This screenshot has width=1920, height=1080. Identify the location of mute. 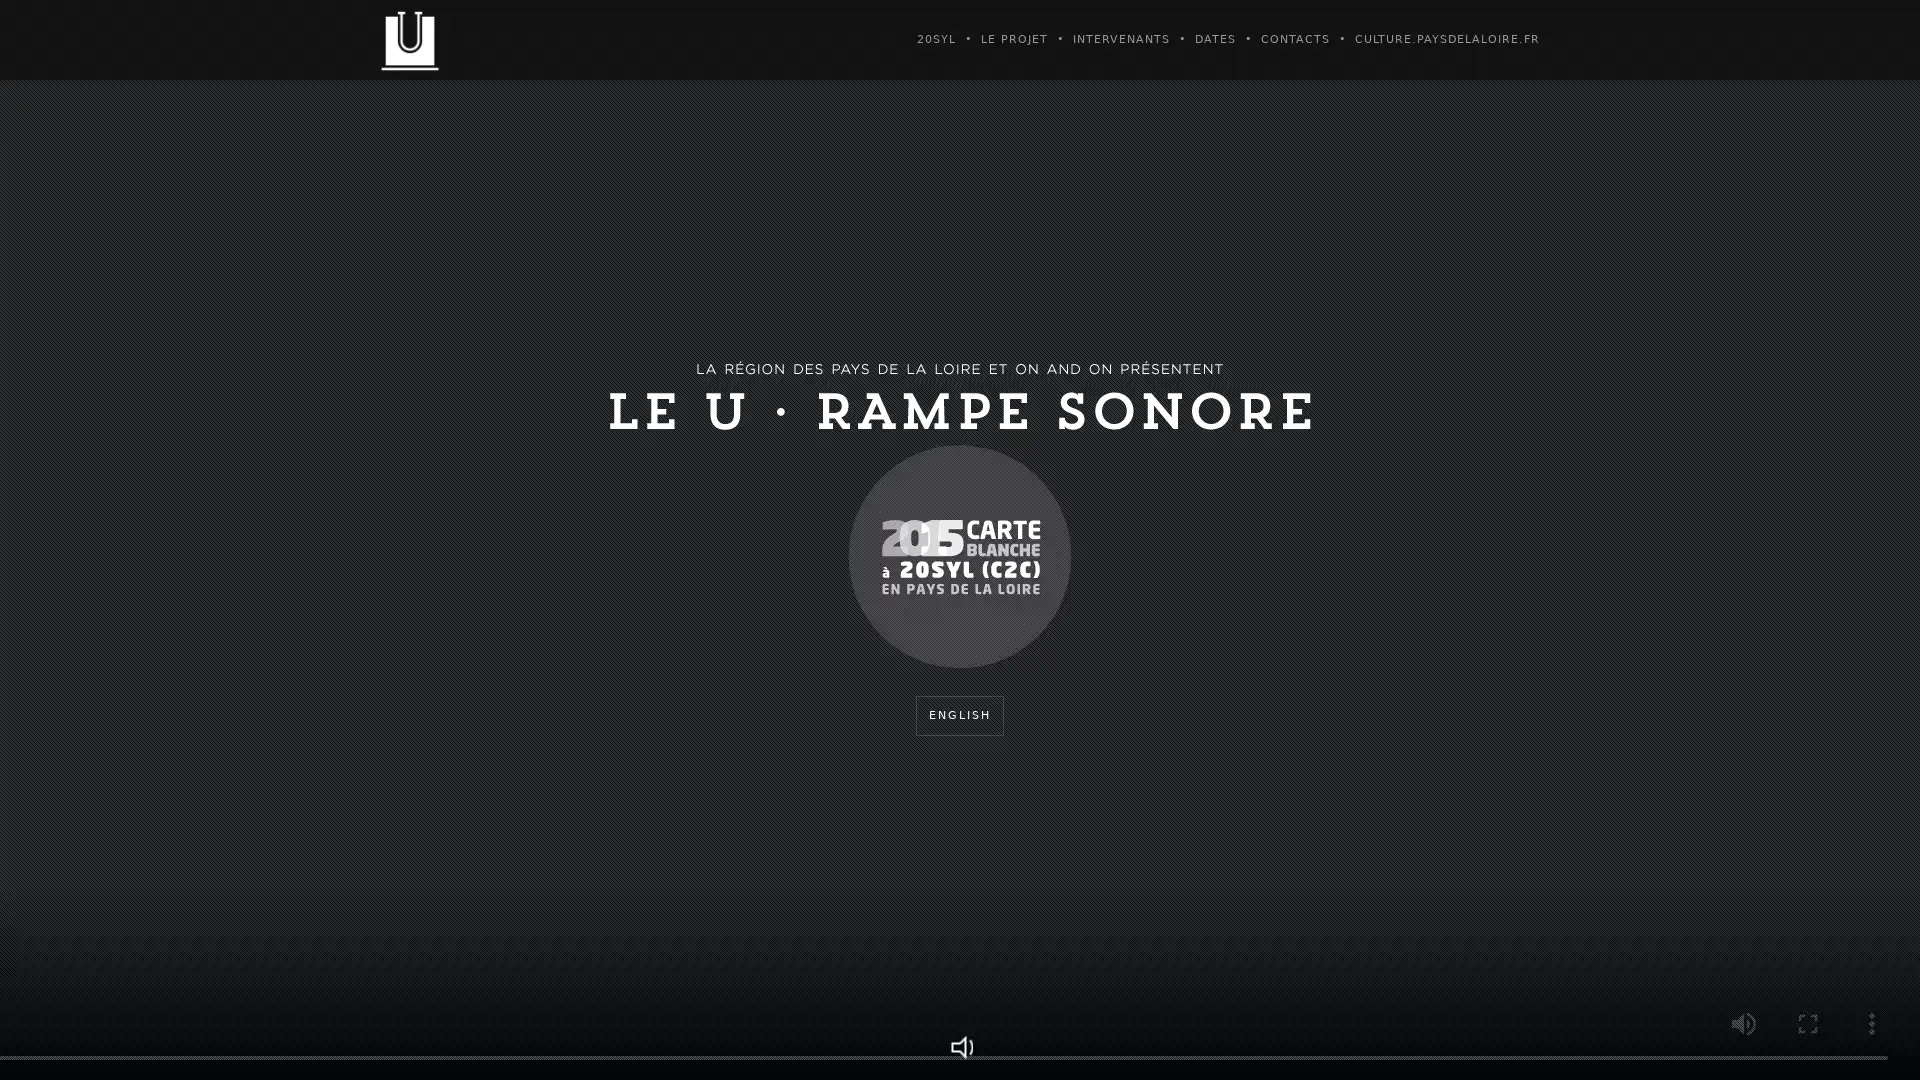
(1742, 1023).